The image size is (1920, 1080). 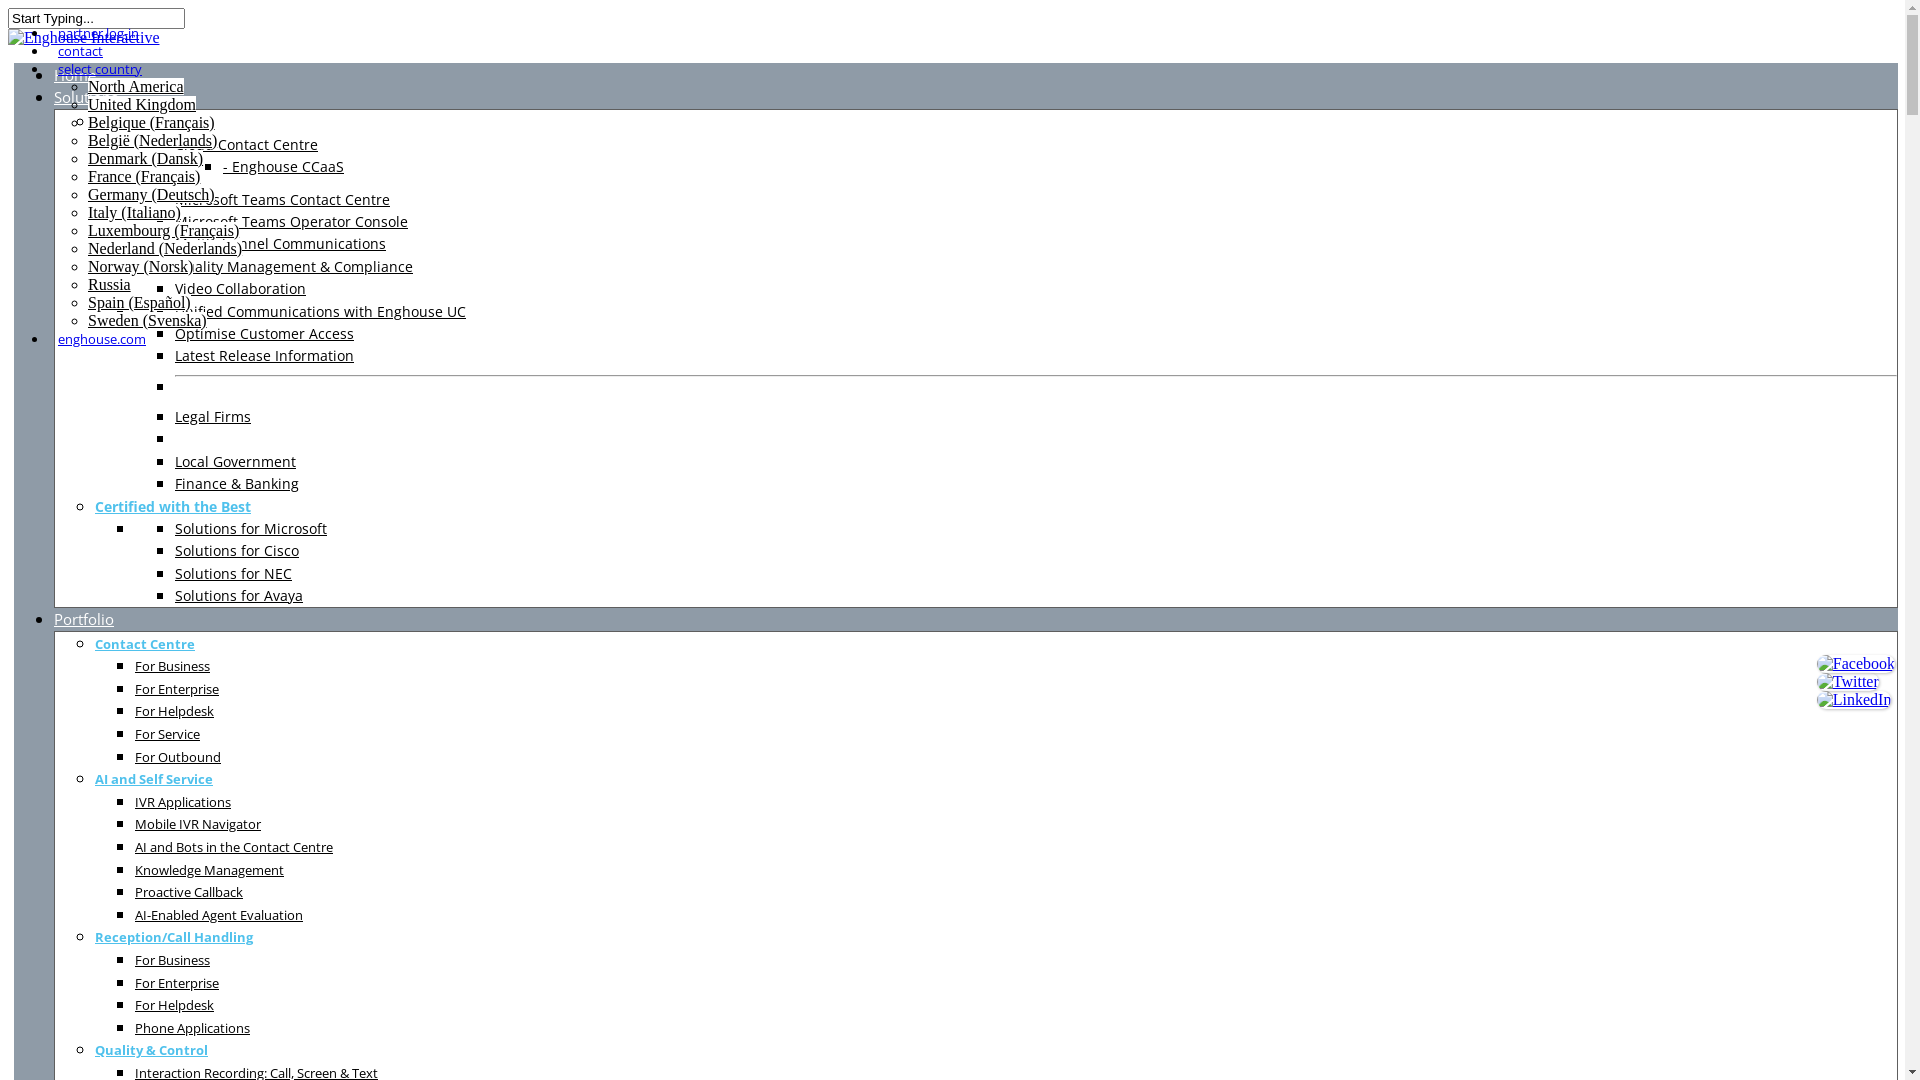 I want to click on 'Quality & Control', so click(x=150, y=1048).